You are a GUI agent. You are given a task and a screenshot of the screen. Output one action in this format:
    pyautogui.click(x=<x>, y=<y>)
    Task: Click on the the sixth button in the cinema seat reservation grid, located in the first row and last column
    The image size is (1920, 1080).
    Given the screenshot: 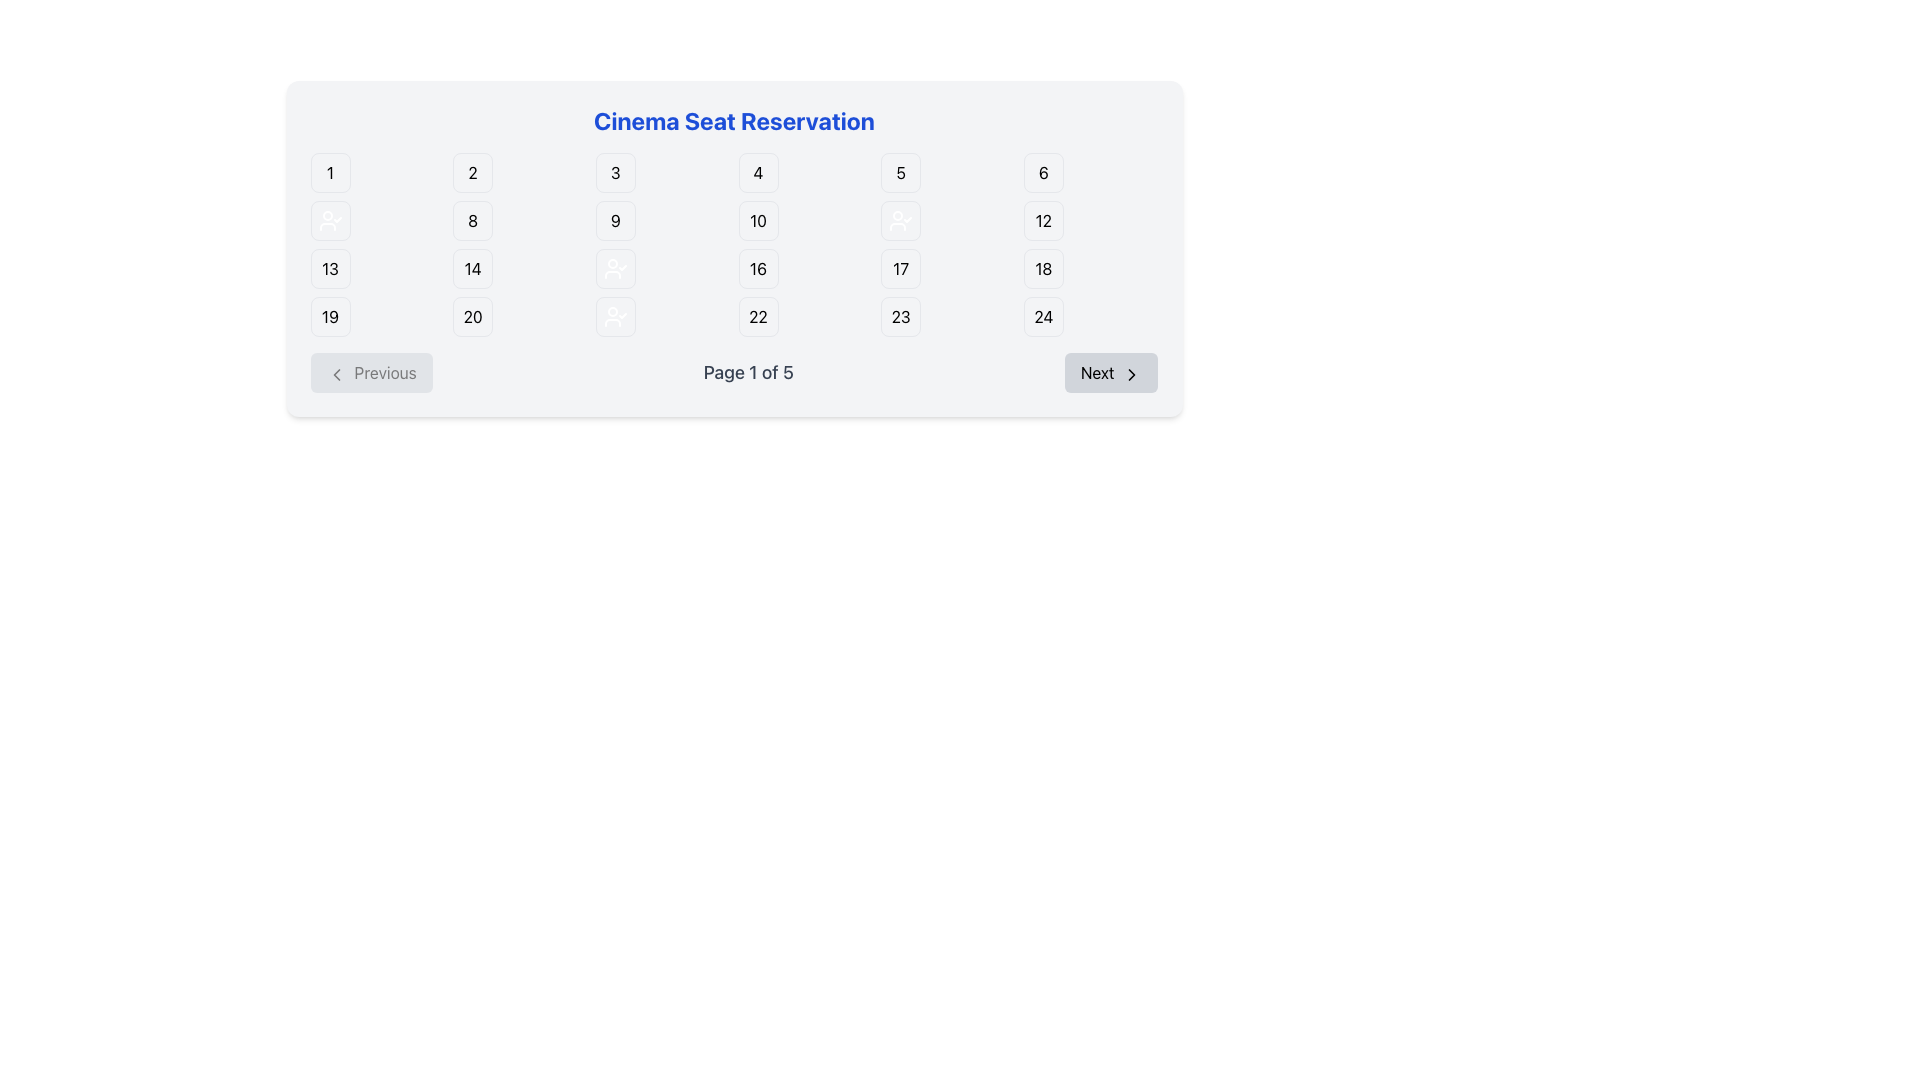 What is the action you would take?
    pyautogui.click(x=1042, y=172)
    